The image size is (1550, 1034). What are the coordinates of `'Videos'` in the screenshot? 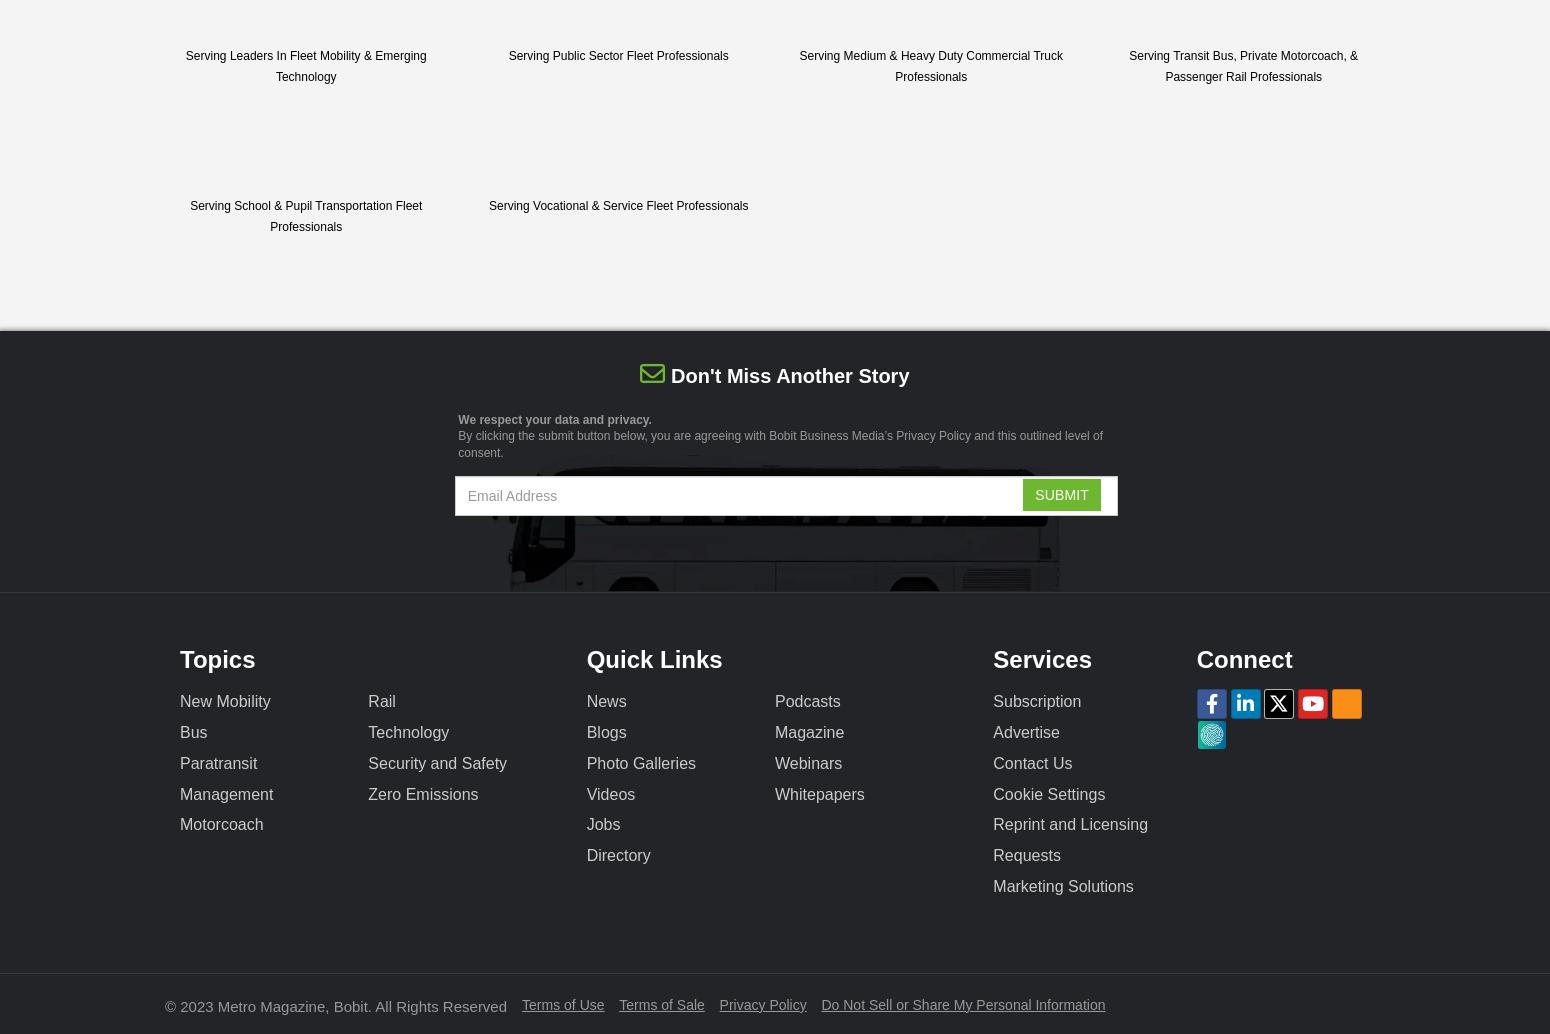 It's located at (610, 792).